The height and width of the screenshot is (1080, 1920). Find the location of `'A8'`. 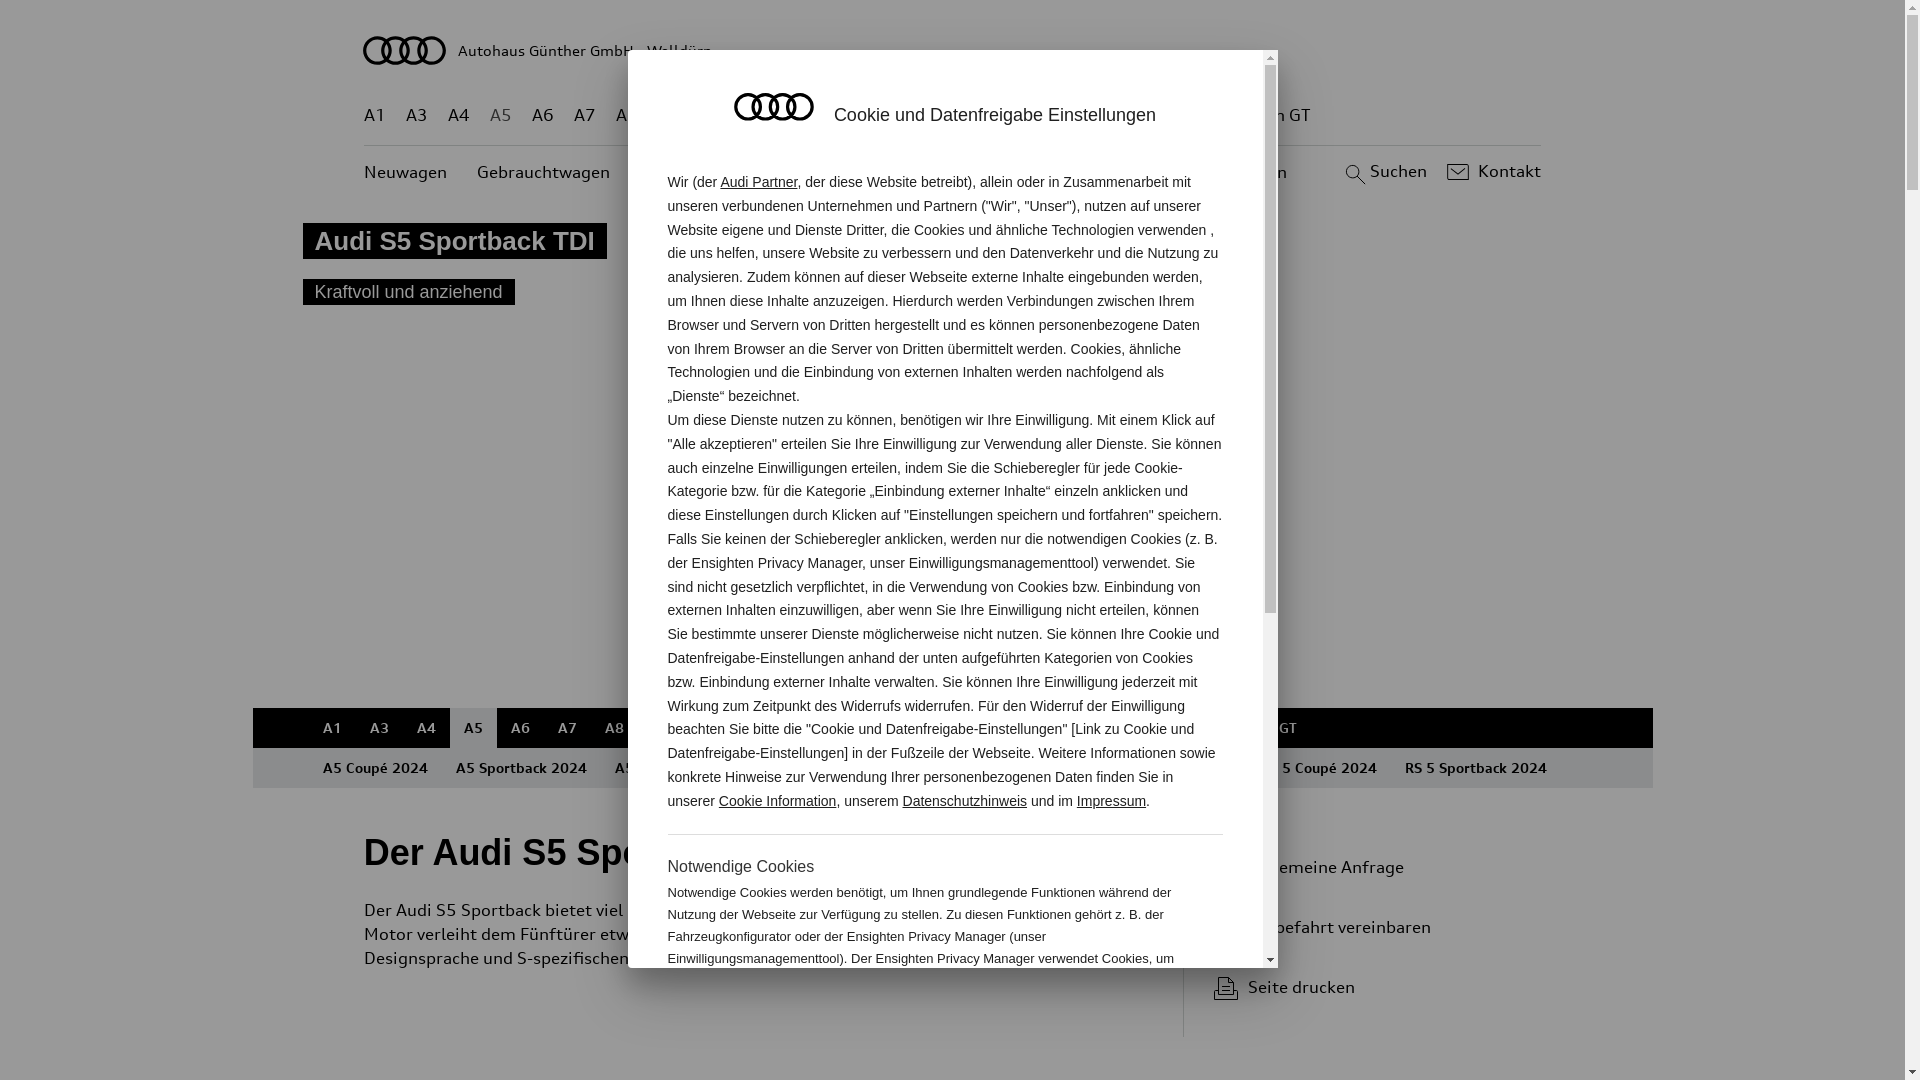

'A8' is located at coordinates (614, 115).